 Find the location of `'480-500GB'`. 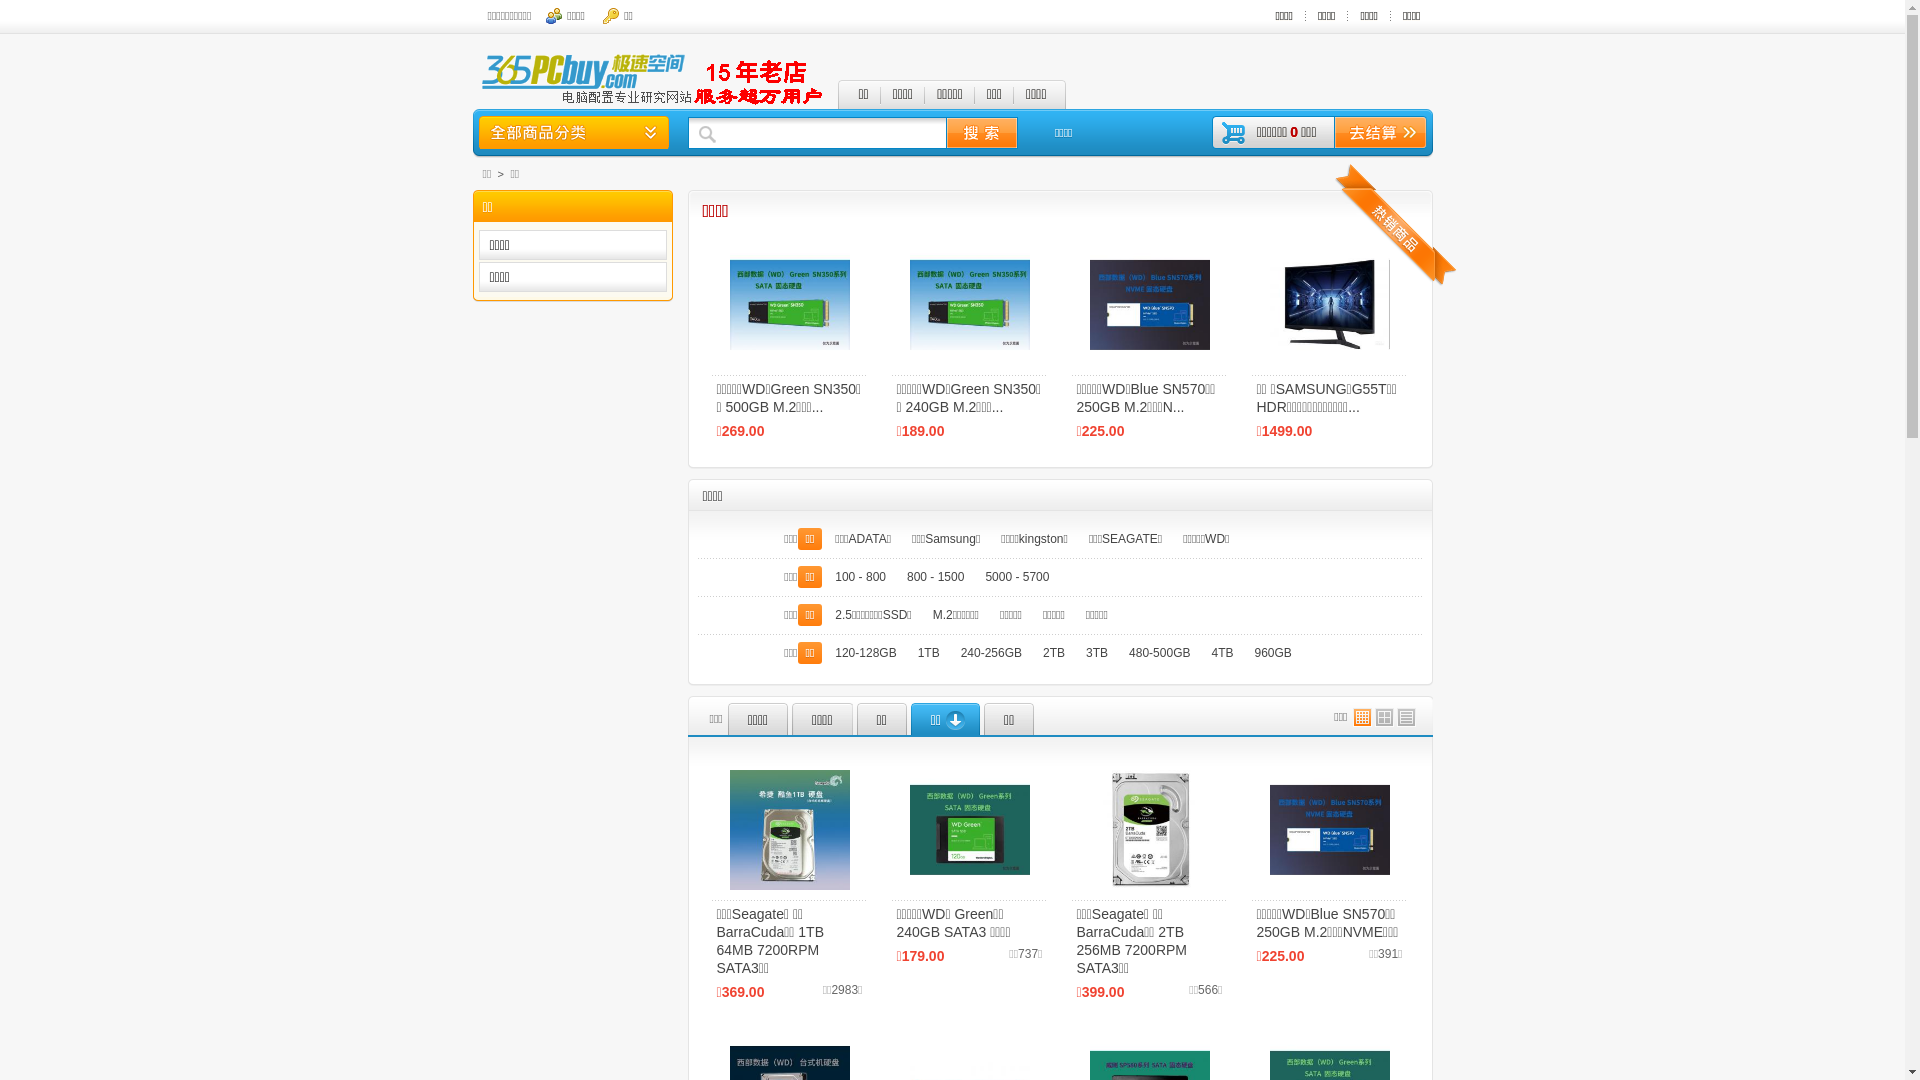

'480-500GB' is located at coordinates (1159, 652).